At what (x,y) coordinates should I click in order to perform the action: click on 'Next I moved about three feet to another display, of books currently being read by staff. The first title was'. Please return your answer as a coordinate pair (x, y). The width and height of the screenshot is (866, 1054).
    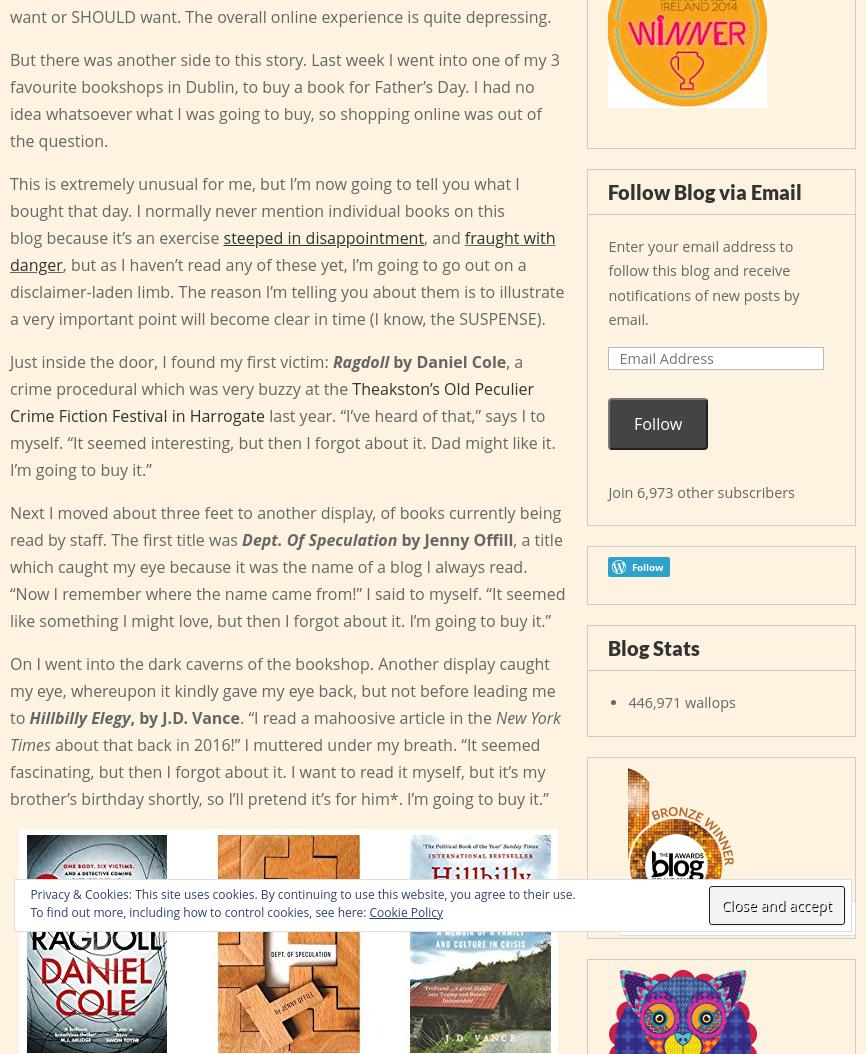
    Looking at the image, I should click on (284, 524).